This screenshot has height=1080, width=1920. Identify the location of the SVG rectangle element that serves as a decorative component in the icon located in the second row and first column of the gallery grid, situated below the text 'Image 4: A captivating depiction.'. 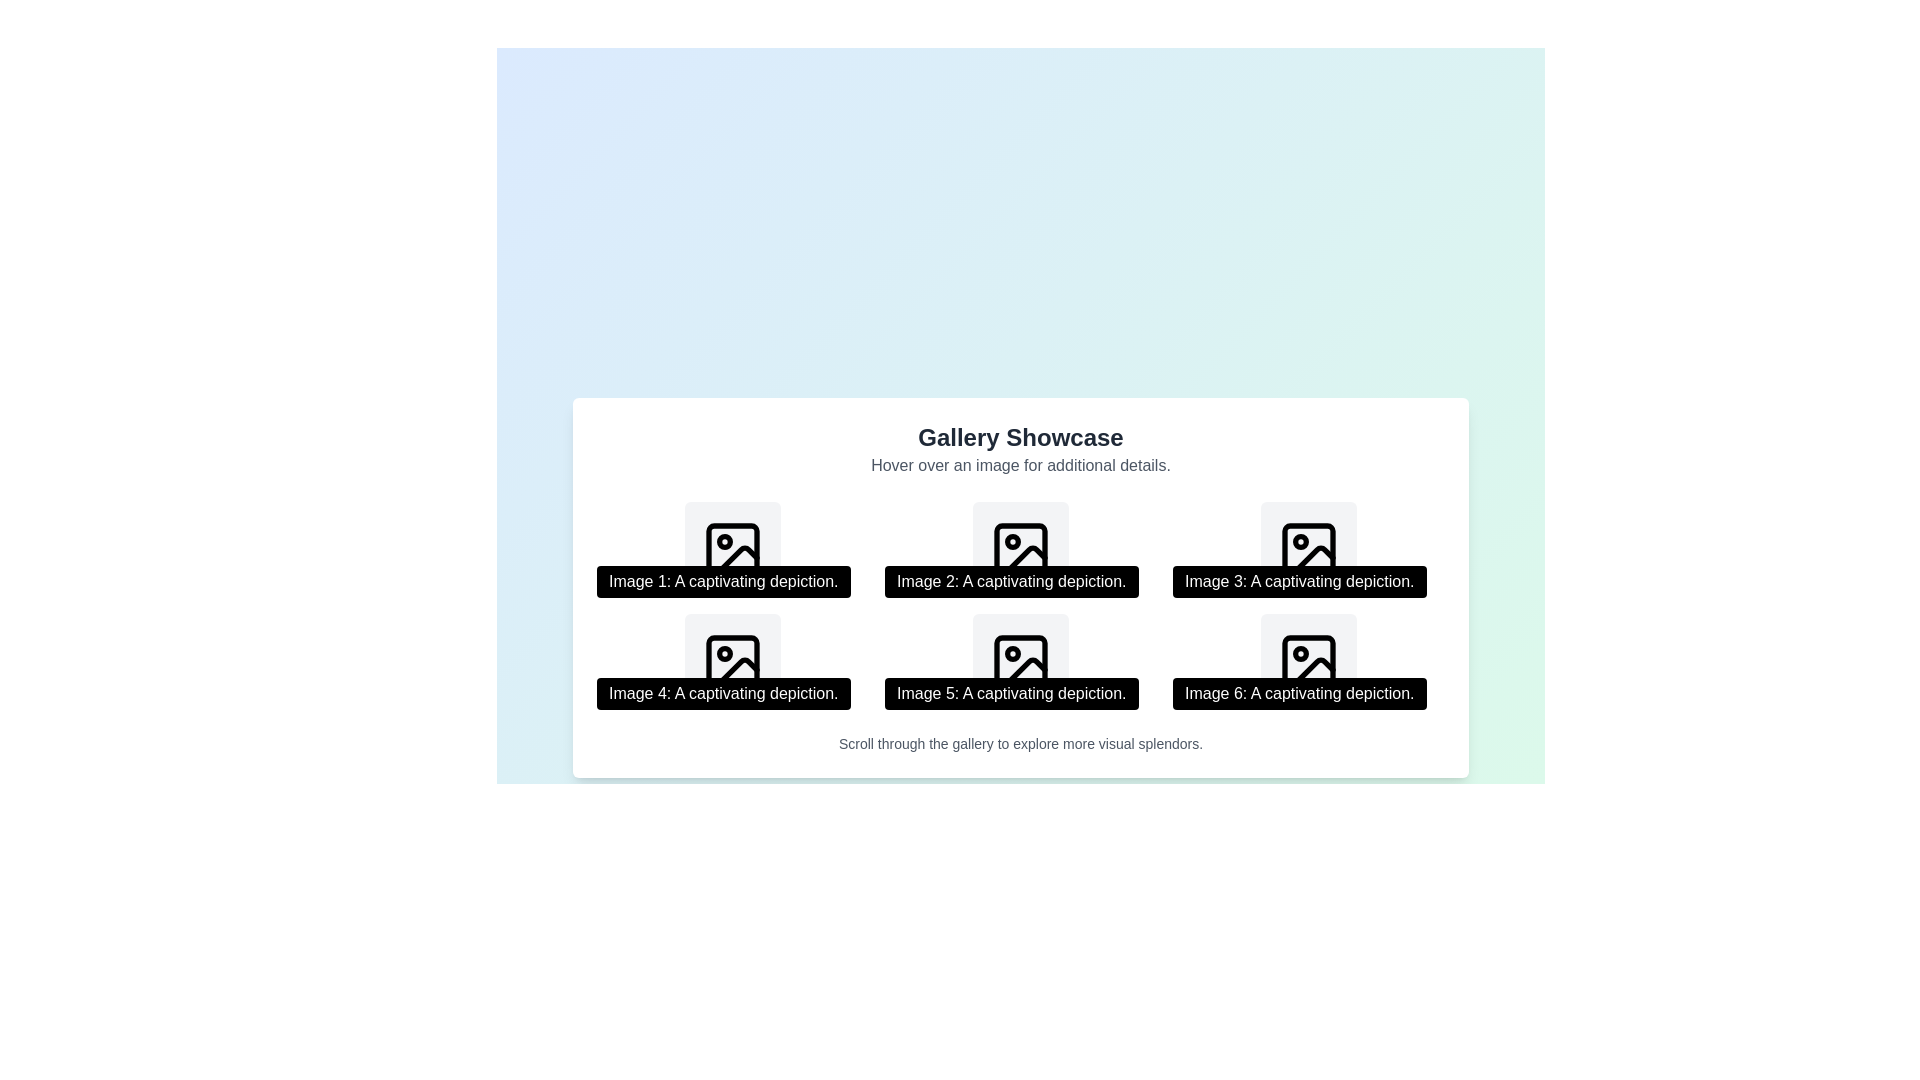
(732, 662).